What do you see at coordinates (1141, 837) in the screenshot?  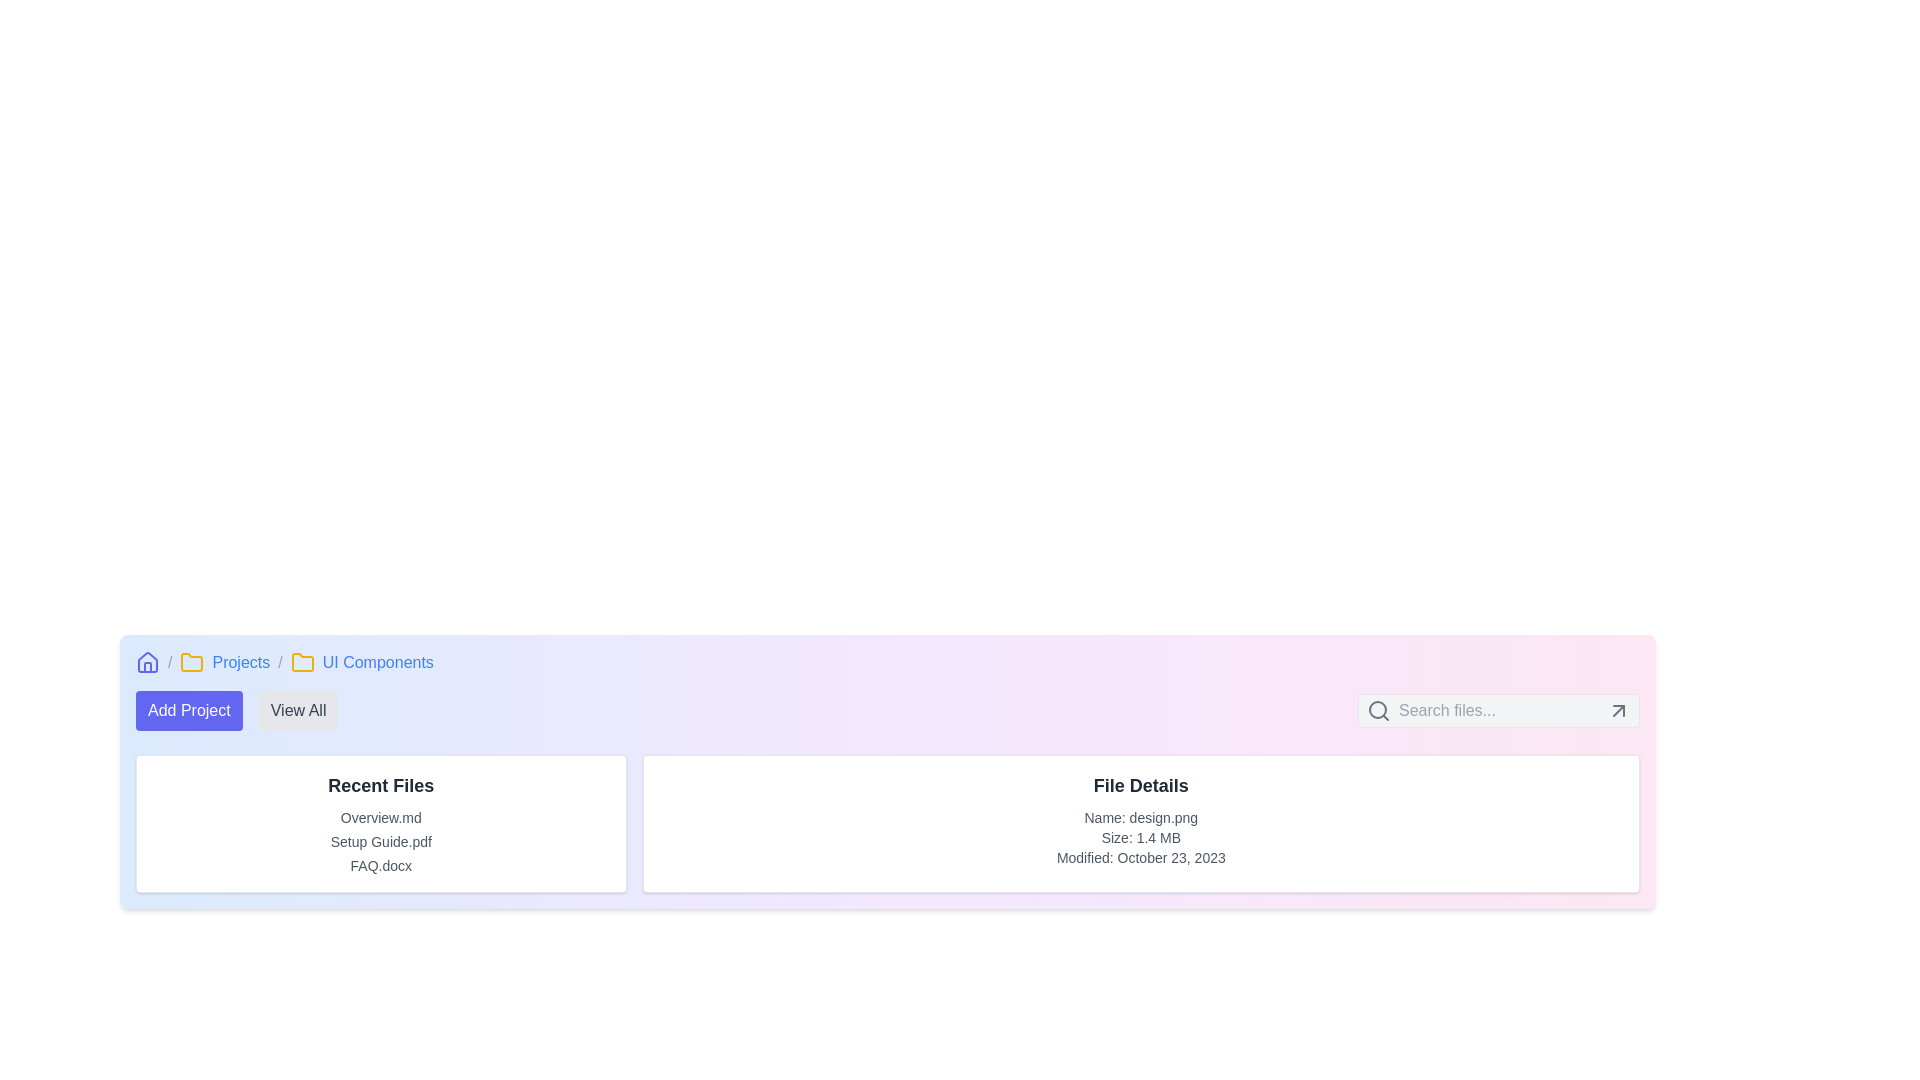 I see `the static text label displaying 'Size: 1.4 MB' located in the middle panel labeled 'File Details.'` at bounding box center [1141, 837].